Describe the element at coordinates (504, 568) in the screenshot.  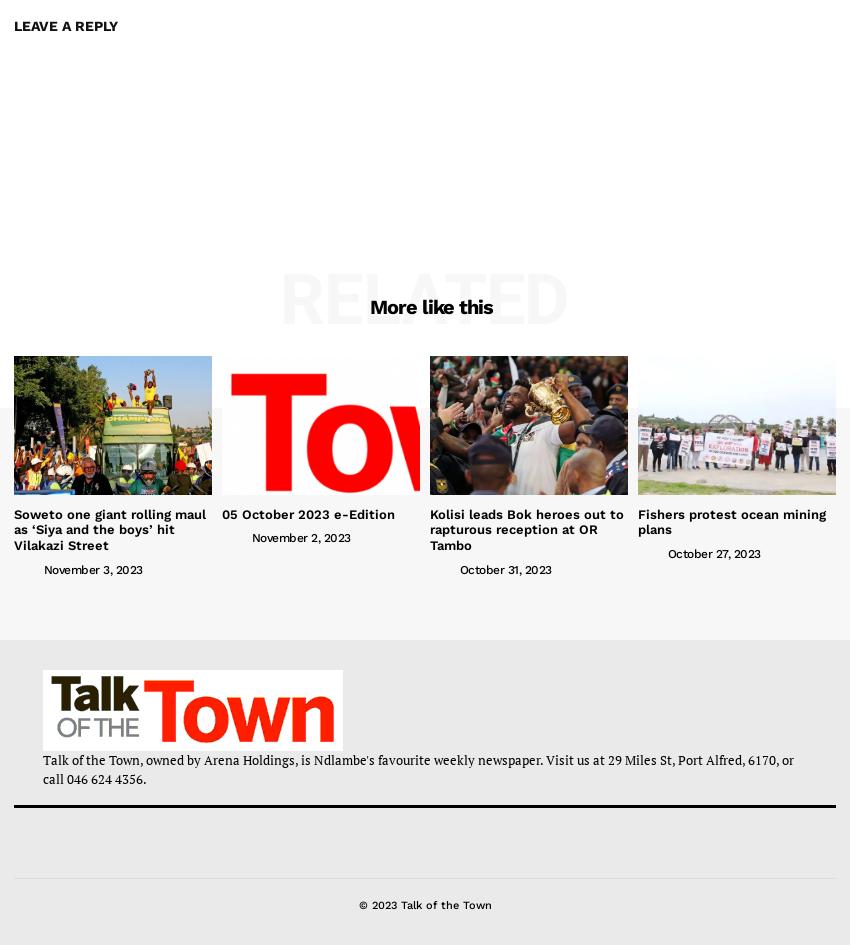
I see `'October 31, 2023'` at that location.